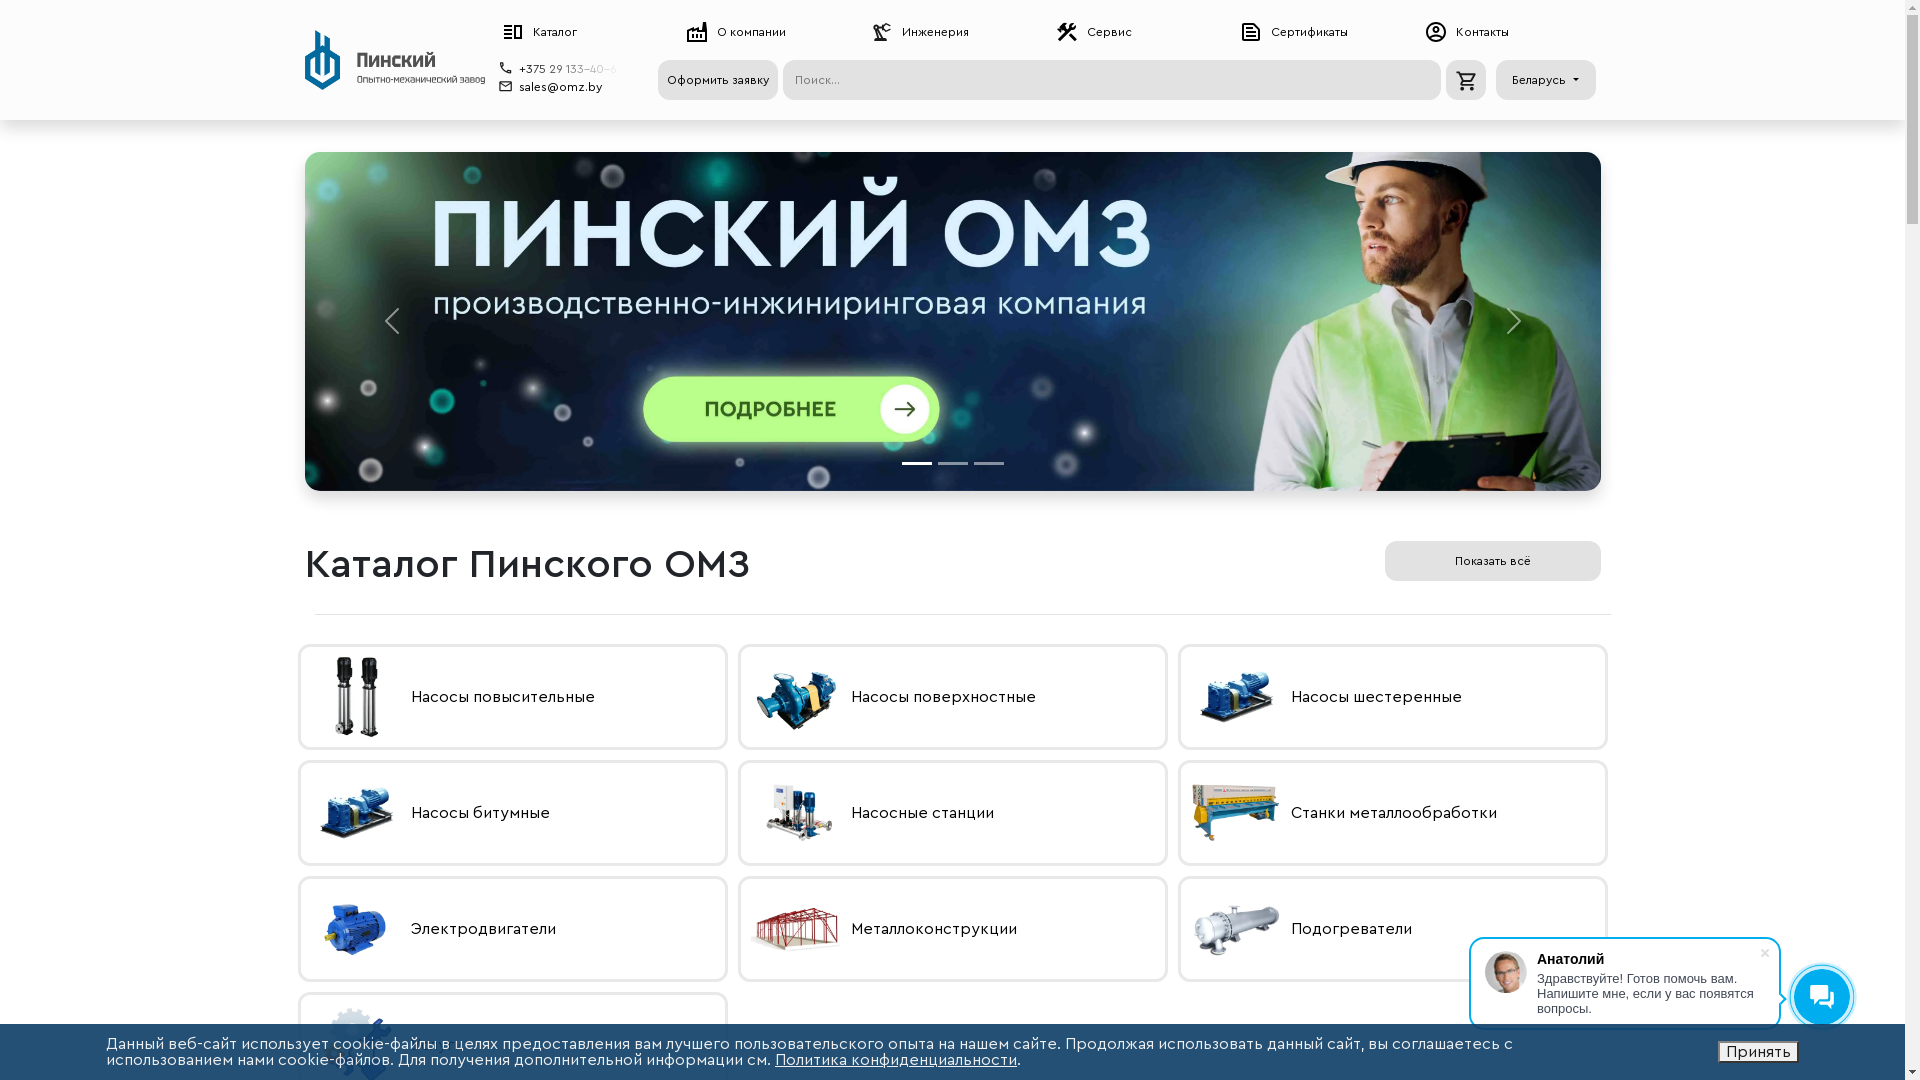 The width and height of the screenshot is (1920, 1080). What do you see at coordinates (1413, 320) in the screenshot?
I see `'Next'` at bounding box center [1413, 320].